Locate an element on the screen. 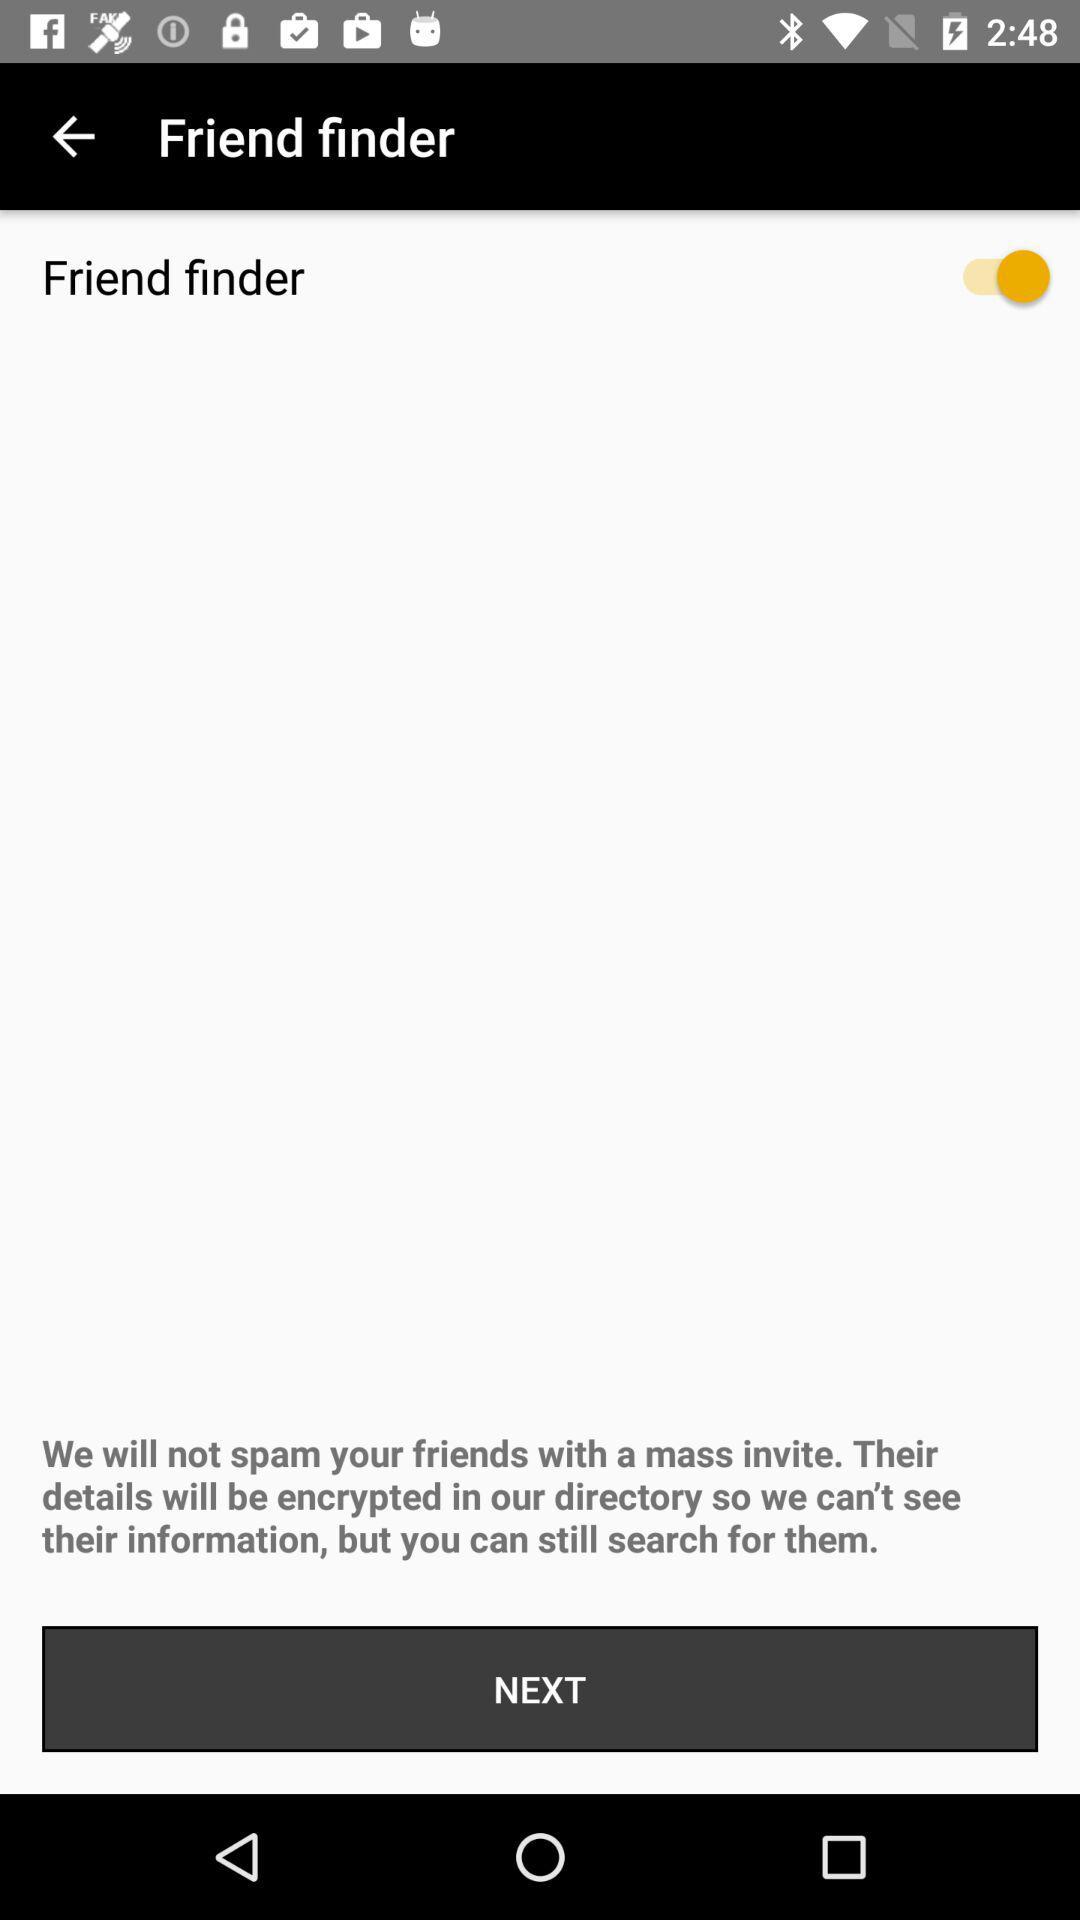 The height and width of the screenshot is (1920, 1080). the app next to friend finder icon is located at coordinates (72, 135).